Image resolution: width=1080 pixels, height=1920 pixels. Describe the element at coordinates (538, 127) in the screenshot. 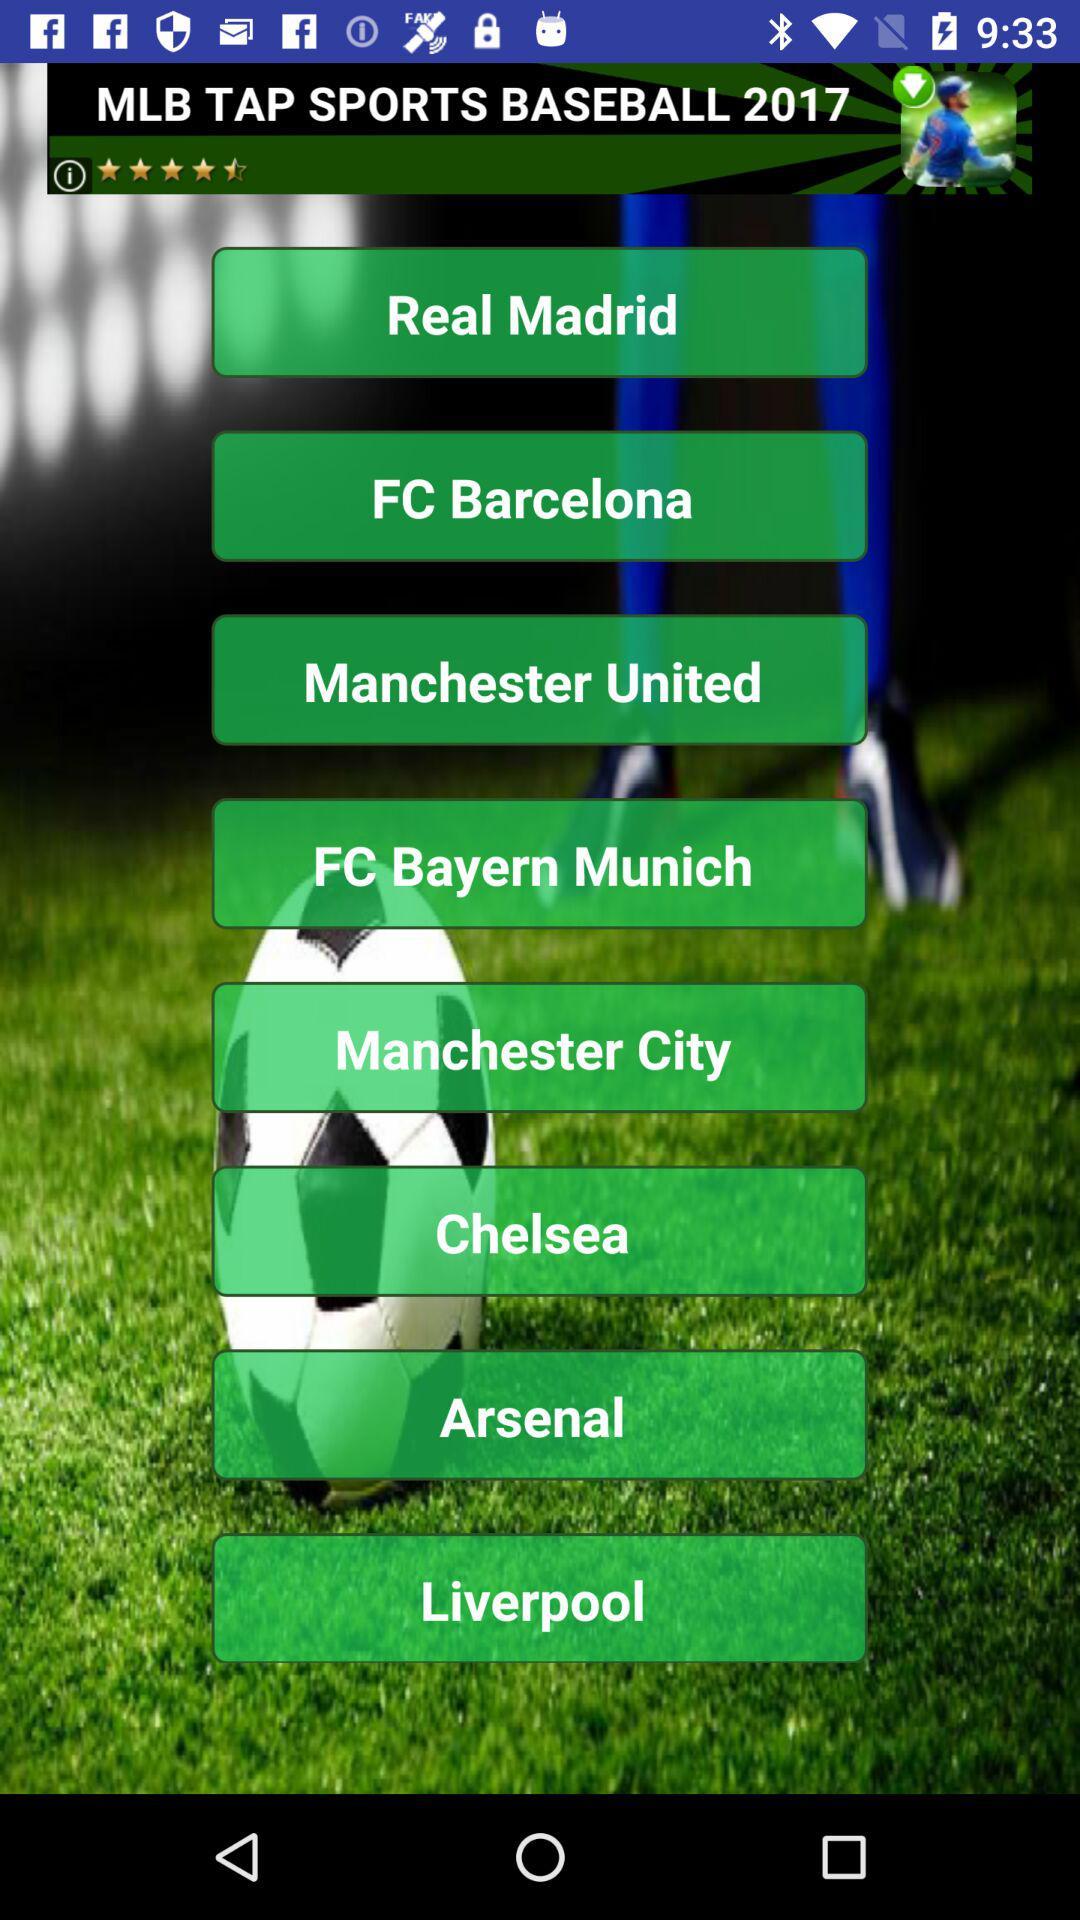

I see `an advertisement` at that location.